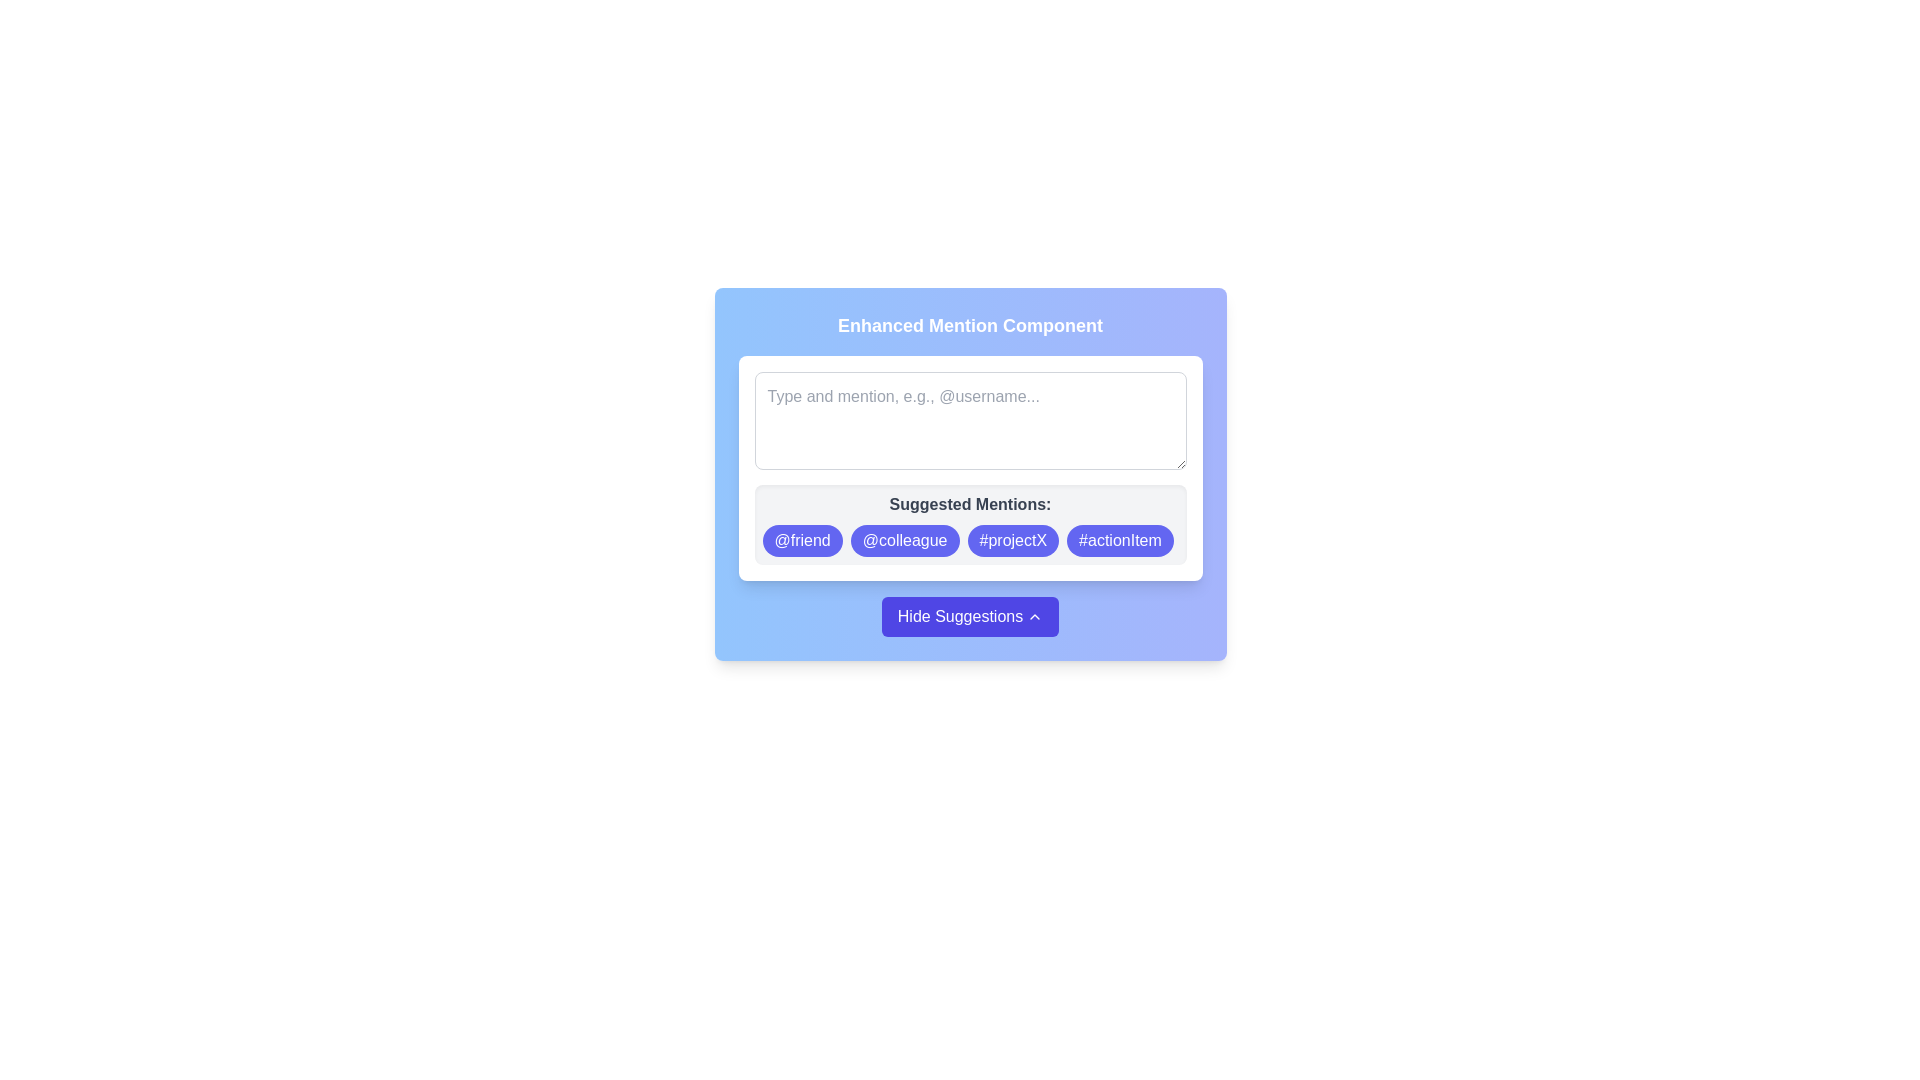 This screenshot has width=1920, height=1080. Describe the element at coordinates (1035, 616) in the screenshot. I see `the chevron-up icon located within the 'Hide Suggestions' button to initiate the action` at that location.